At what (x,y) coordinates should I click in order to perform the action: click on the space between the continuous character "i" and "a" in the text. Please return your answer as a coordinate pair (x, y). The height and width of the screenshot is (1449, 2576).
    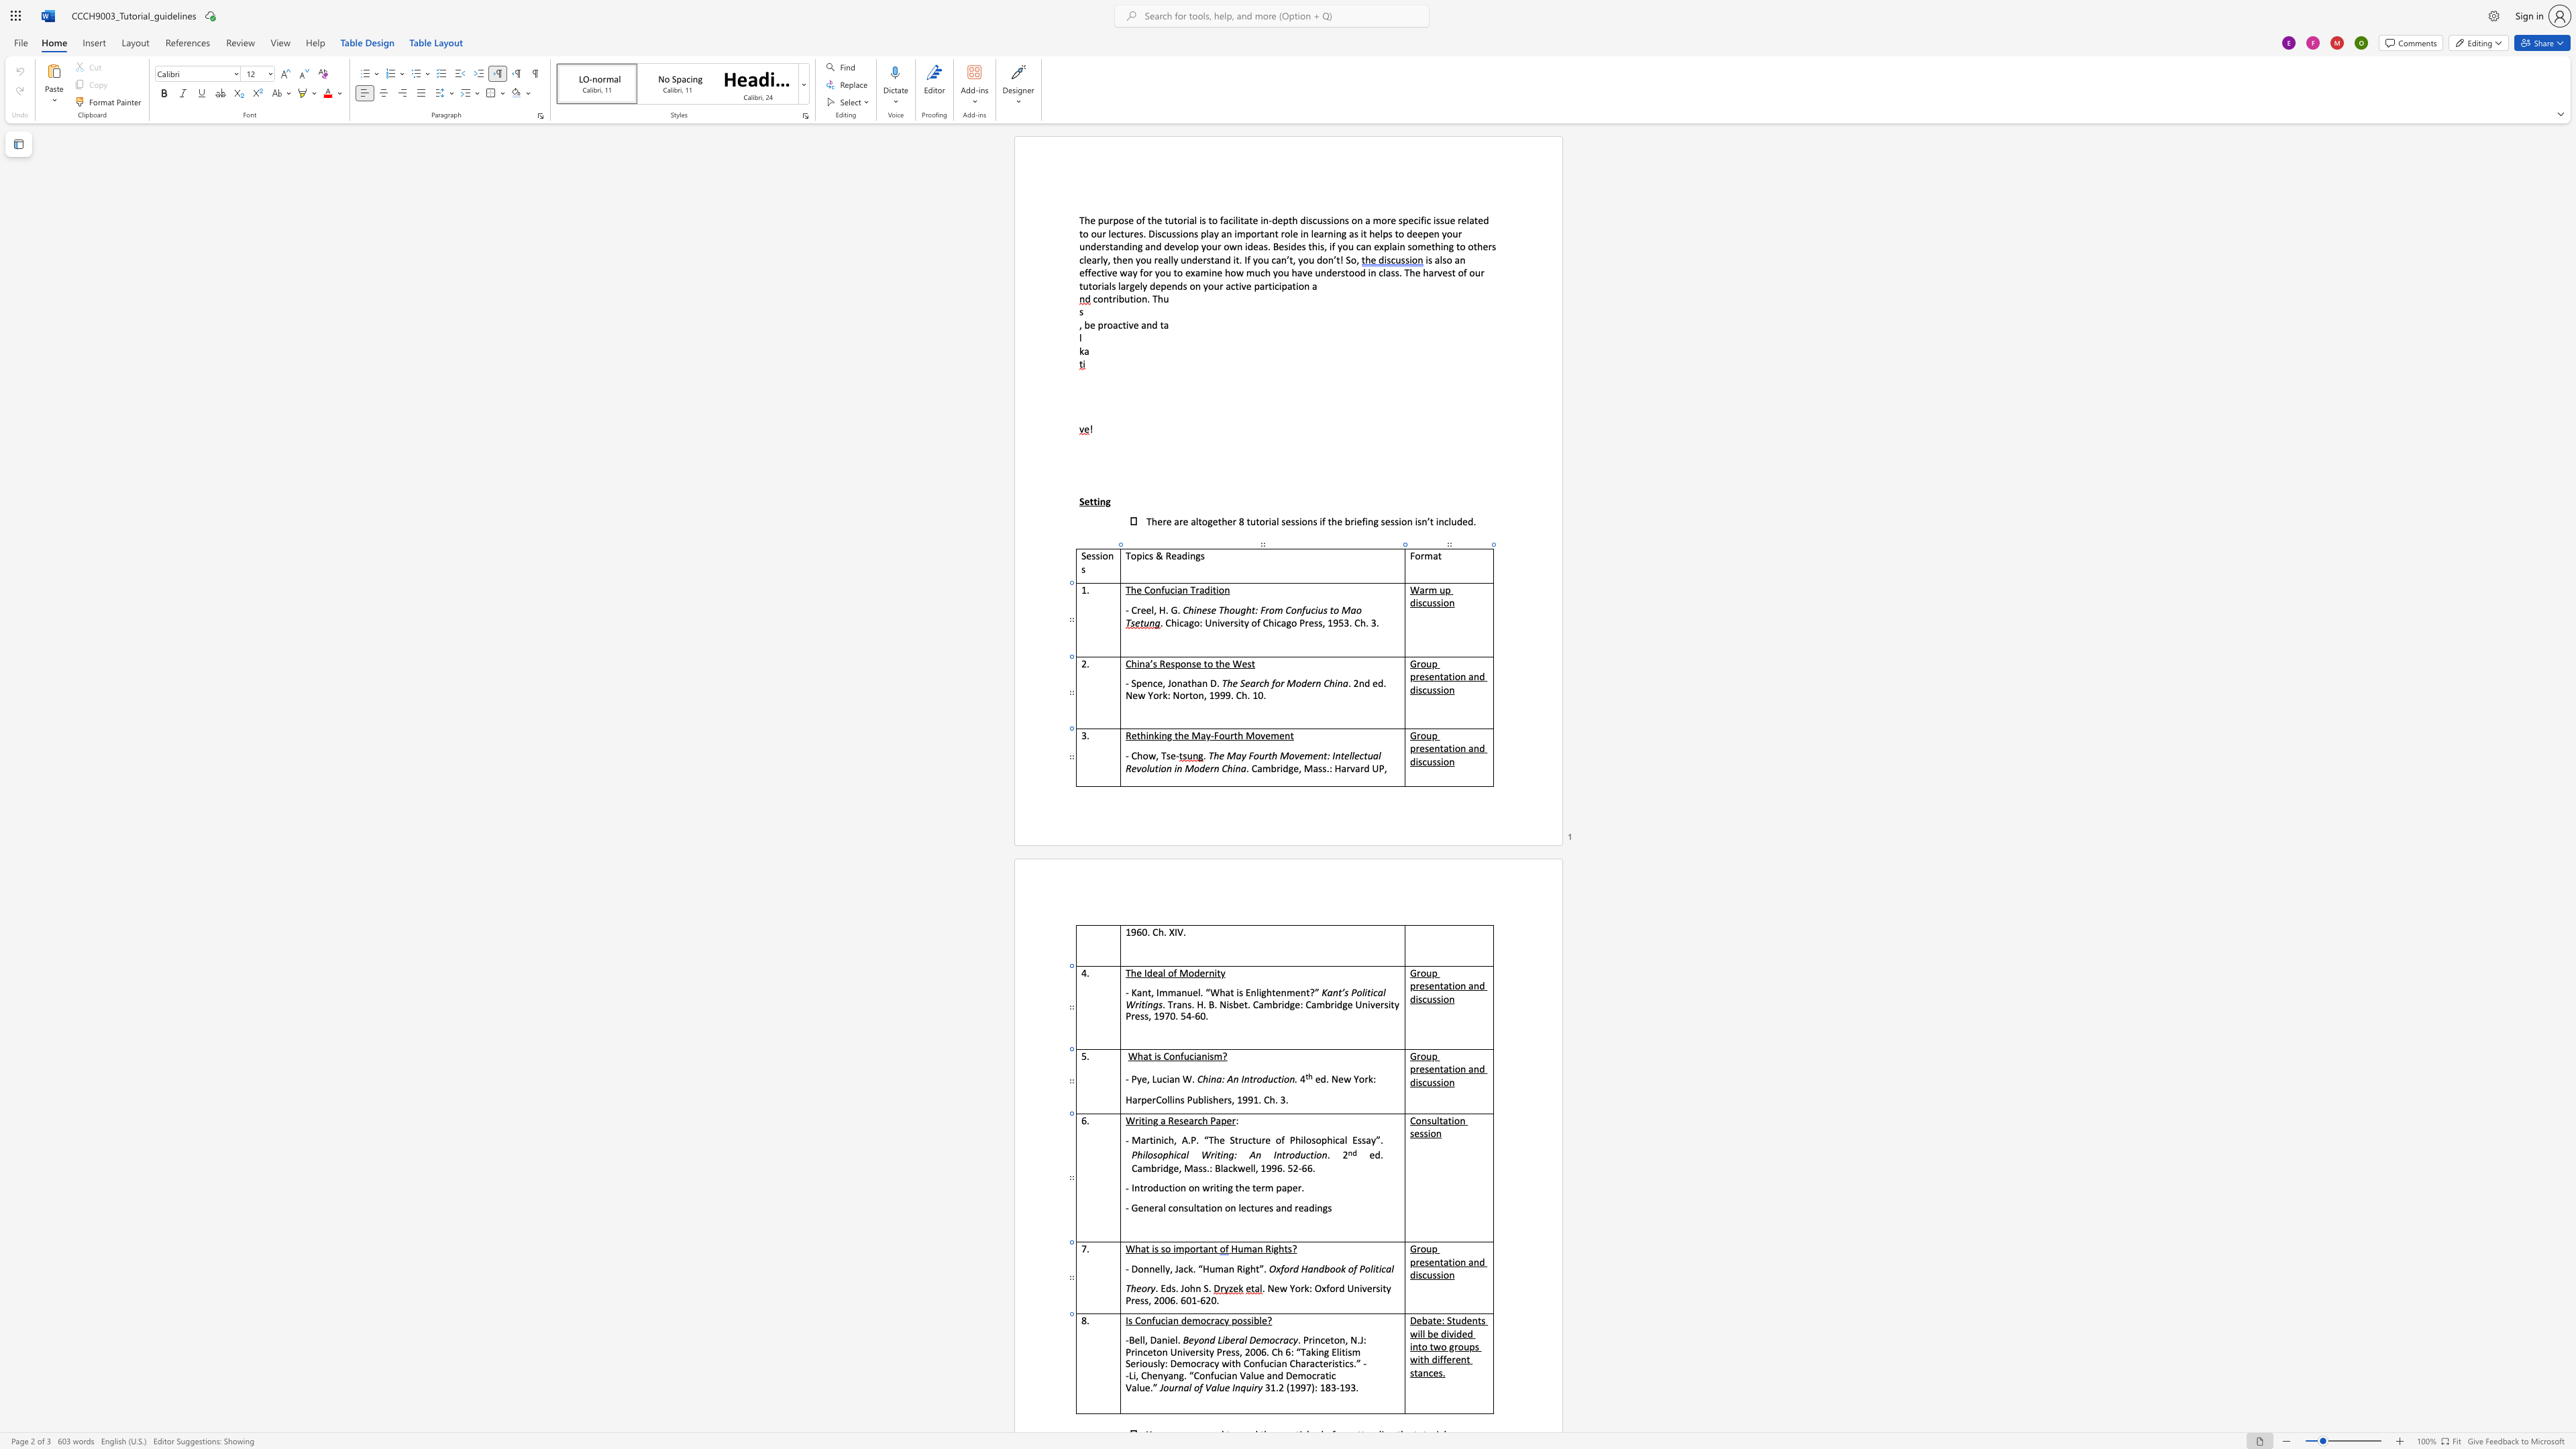
    Looking at the image, I should click on (1167, 1320).